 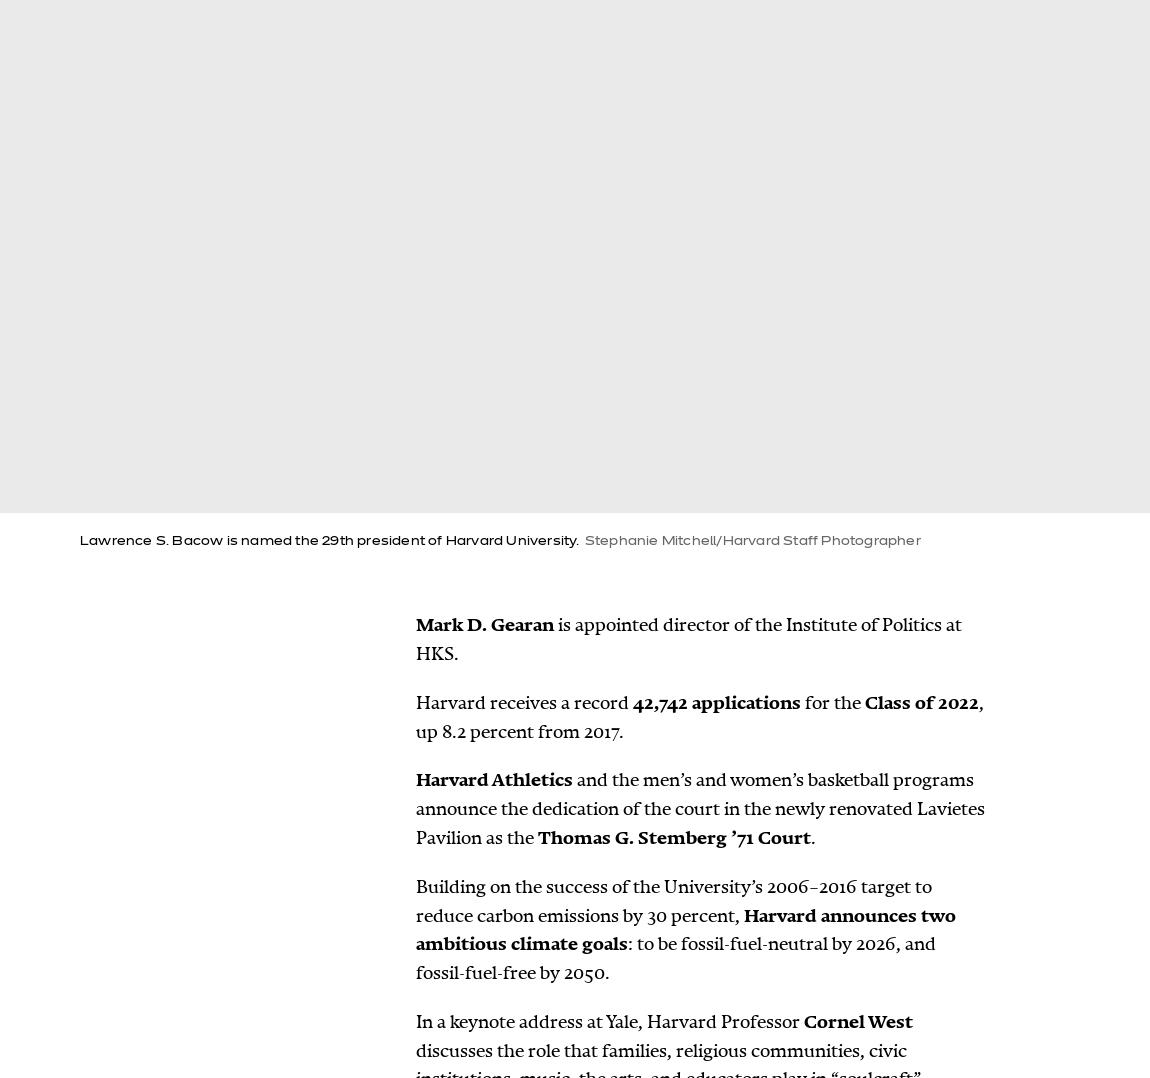 I want to click on 'for the', so click(x=831, y=700).